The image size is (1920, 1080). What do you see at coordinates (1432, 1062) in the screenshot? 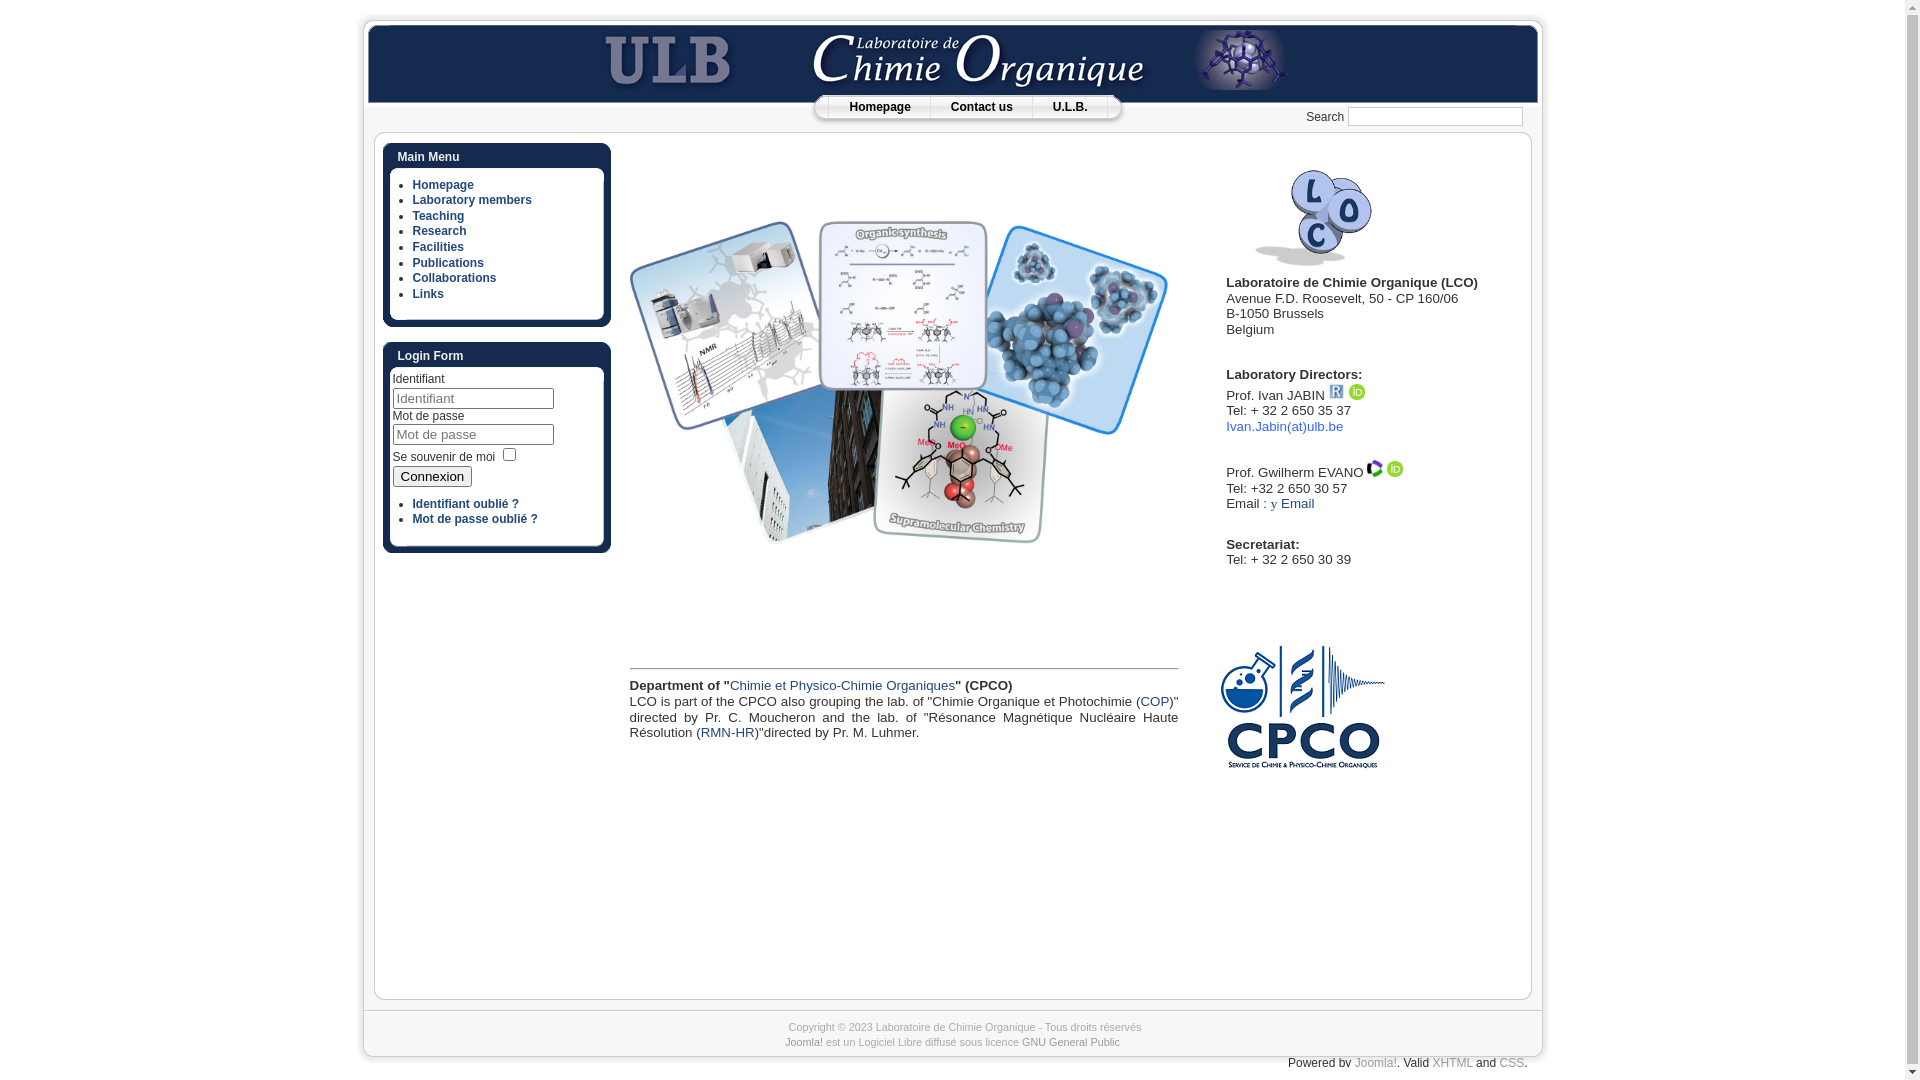
I see `'XHTML'` at bounding box center [1432, 1062].